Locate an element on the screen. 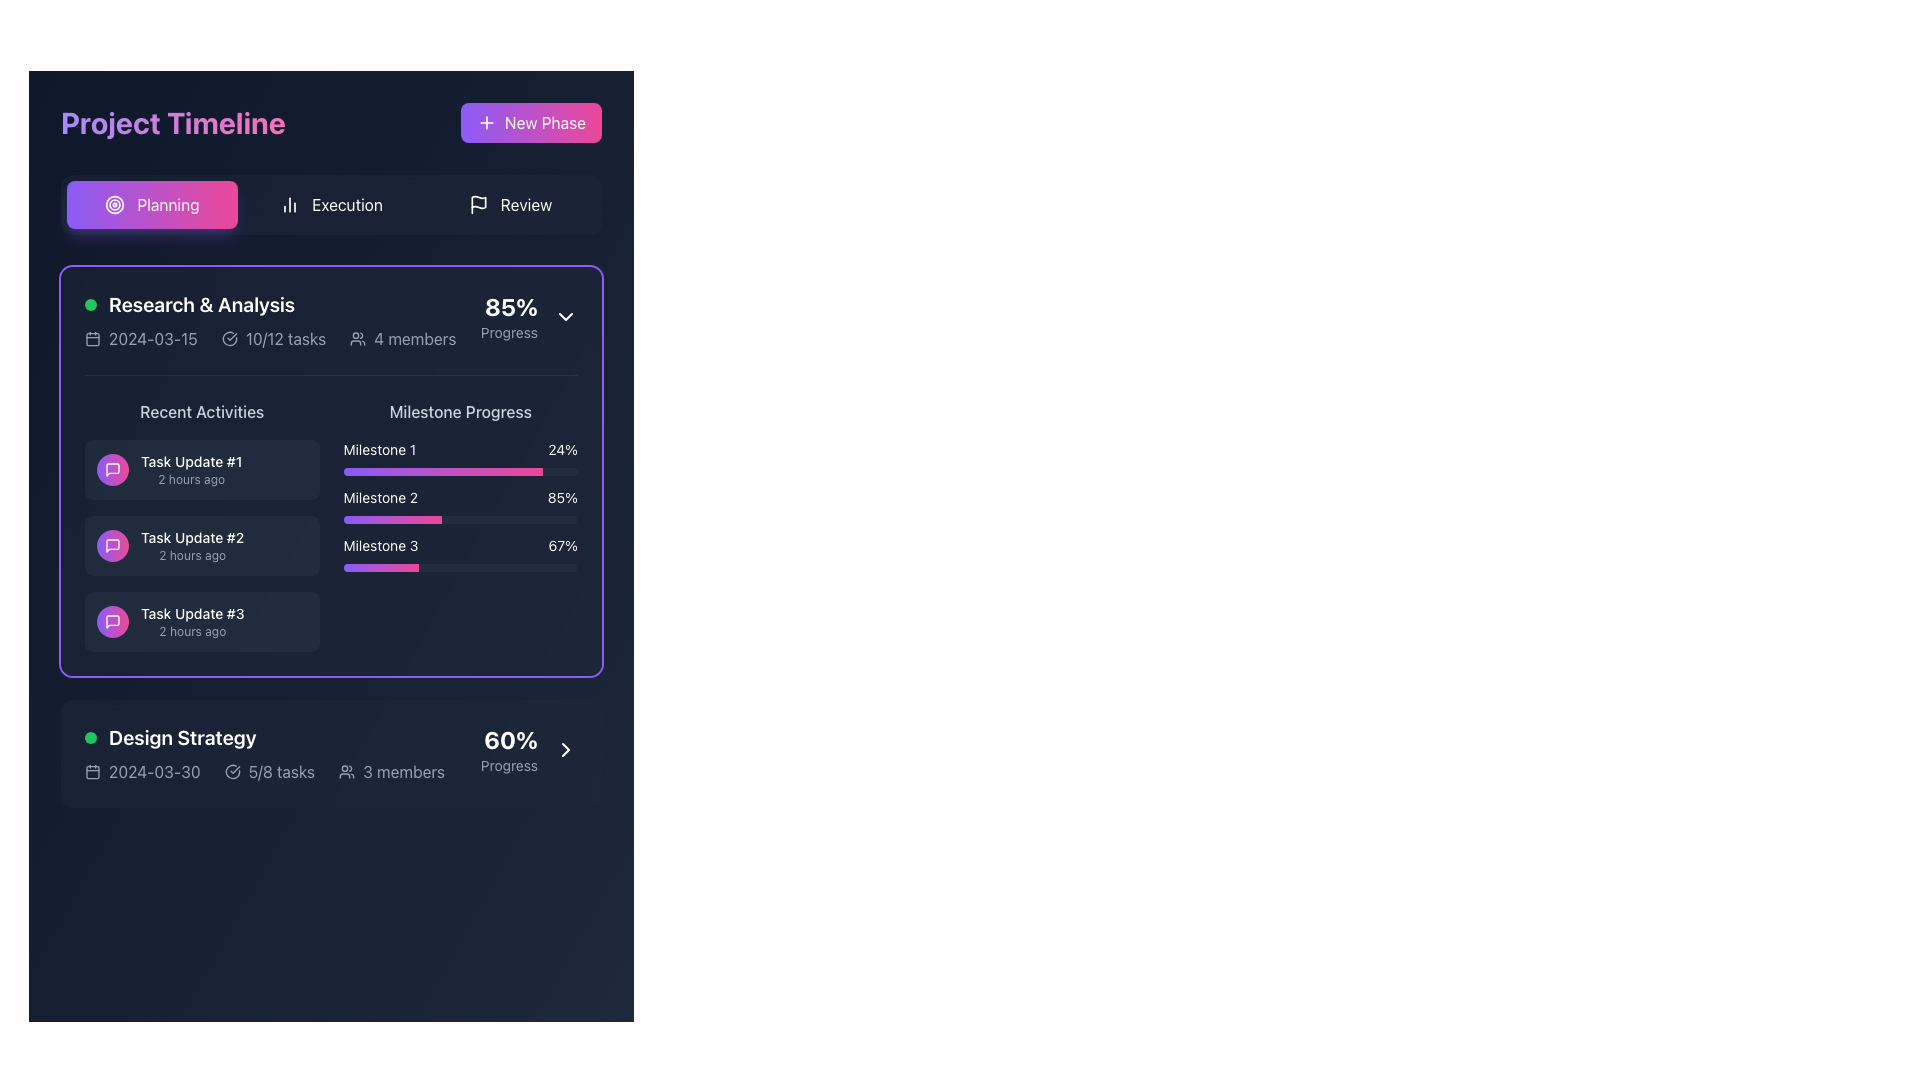  the 'Milestone 1' text label, which is displayed in white against a dark background, located in the right column of the 'Milestone Progress' section within the 'Research & Analysis' box is located at coordinates (379, 450).